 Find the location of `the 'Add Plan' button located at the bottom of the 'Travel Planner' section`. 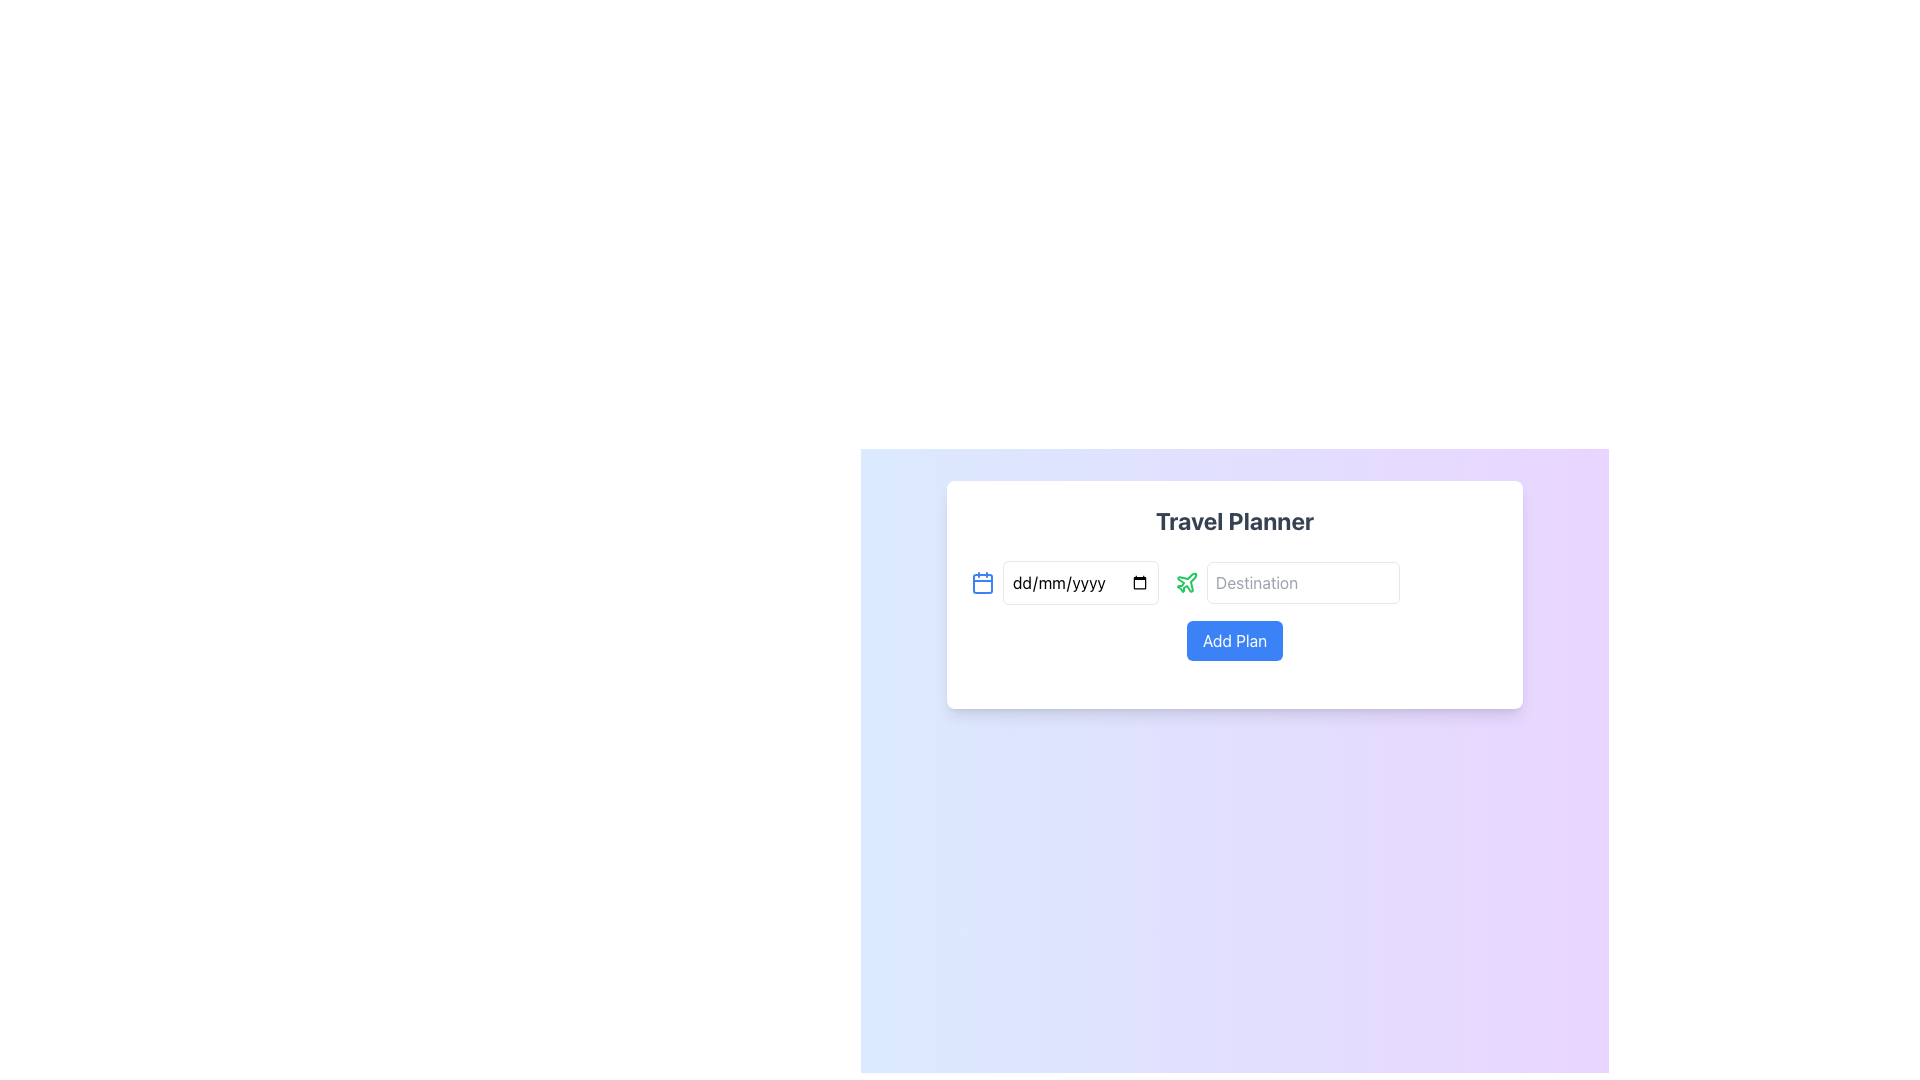

the 'Add Plan' button located at the bottom of the 'Travel Planner' section is located at coordinates (1233, 640).